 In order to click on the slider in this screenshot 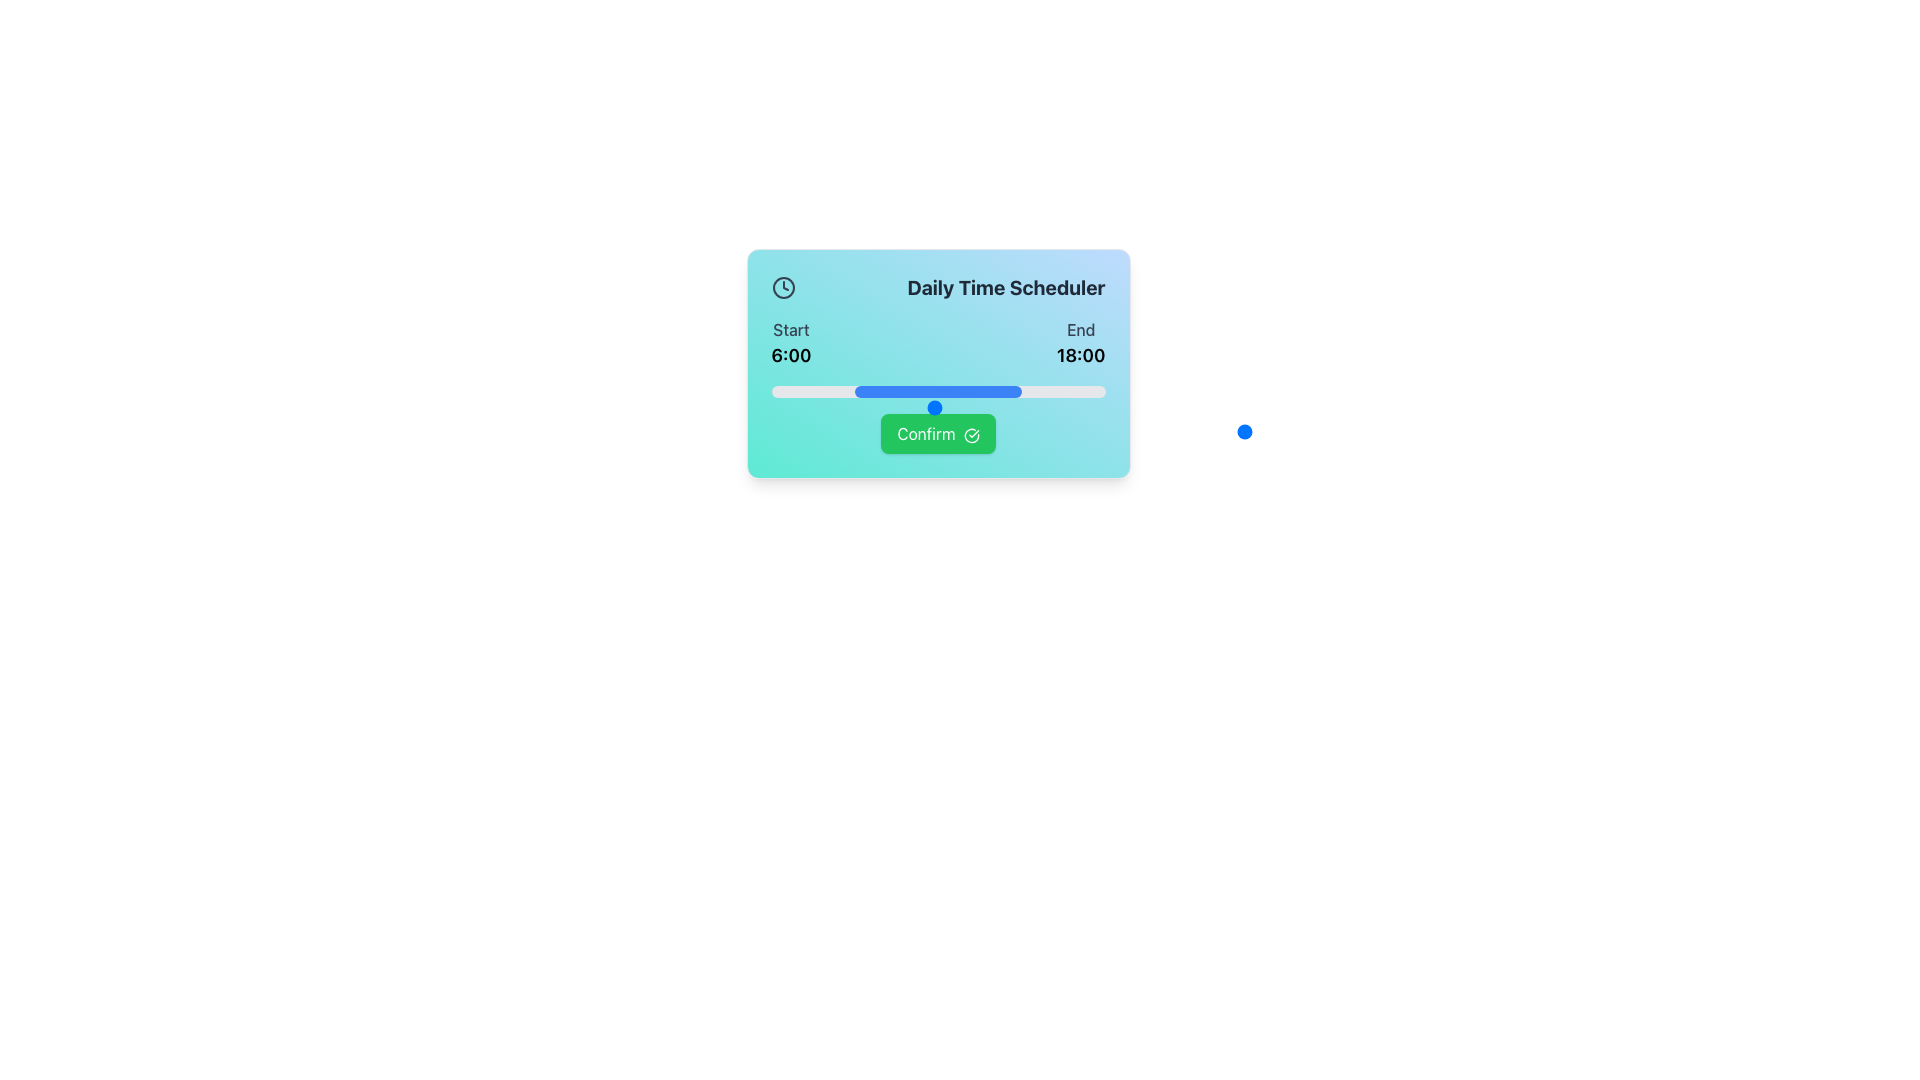, I will do `click(844, 392)`.